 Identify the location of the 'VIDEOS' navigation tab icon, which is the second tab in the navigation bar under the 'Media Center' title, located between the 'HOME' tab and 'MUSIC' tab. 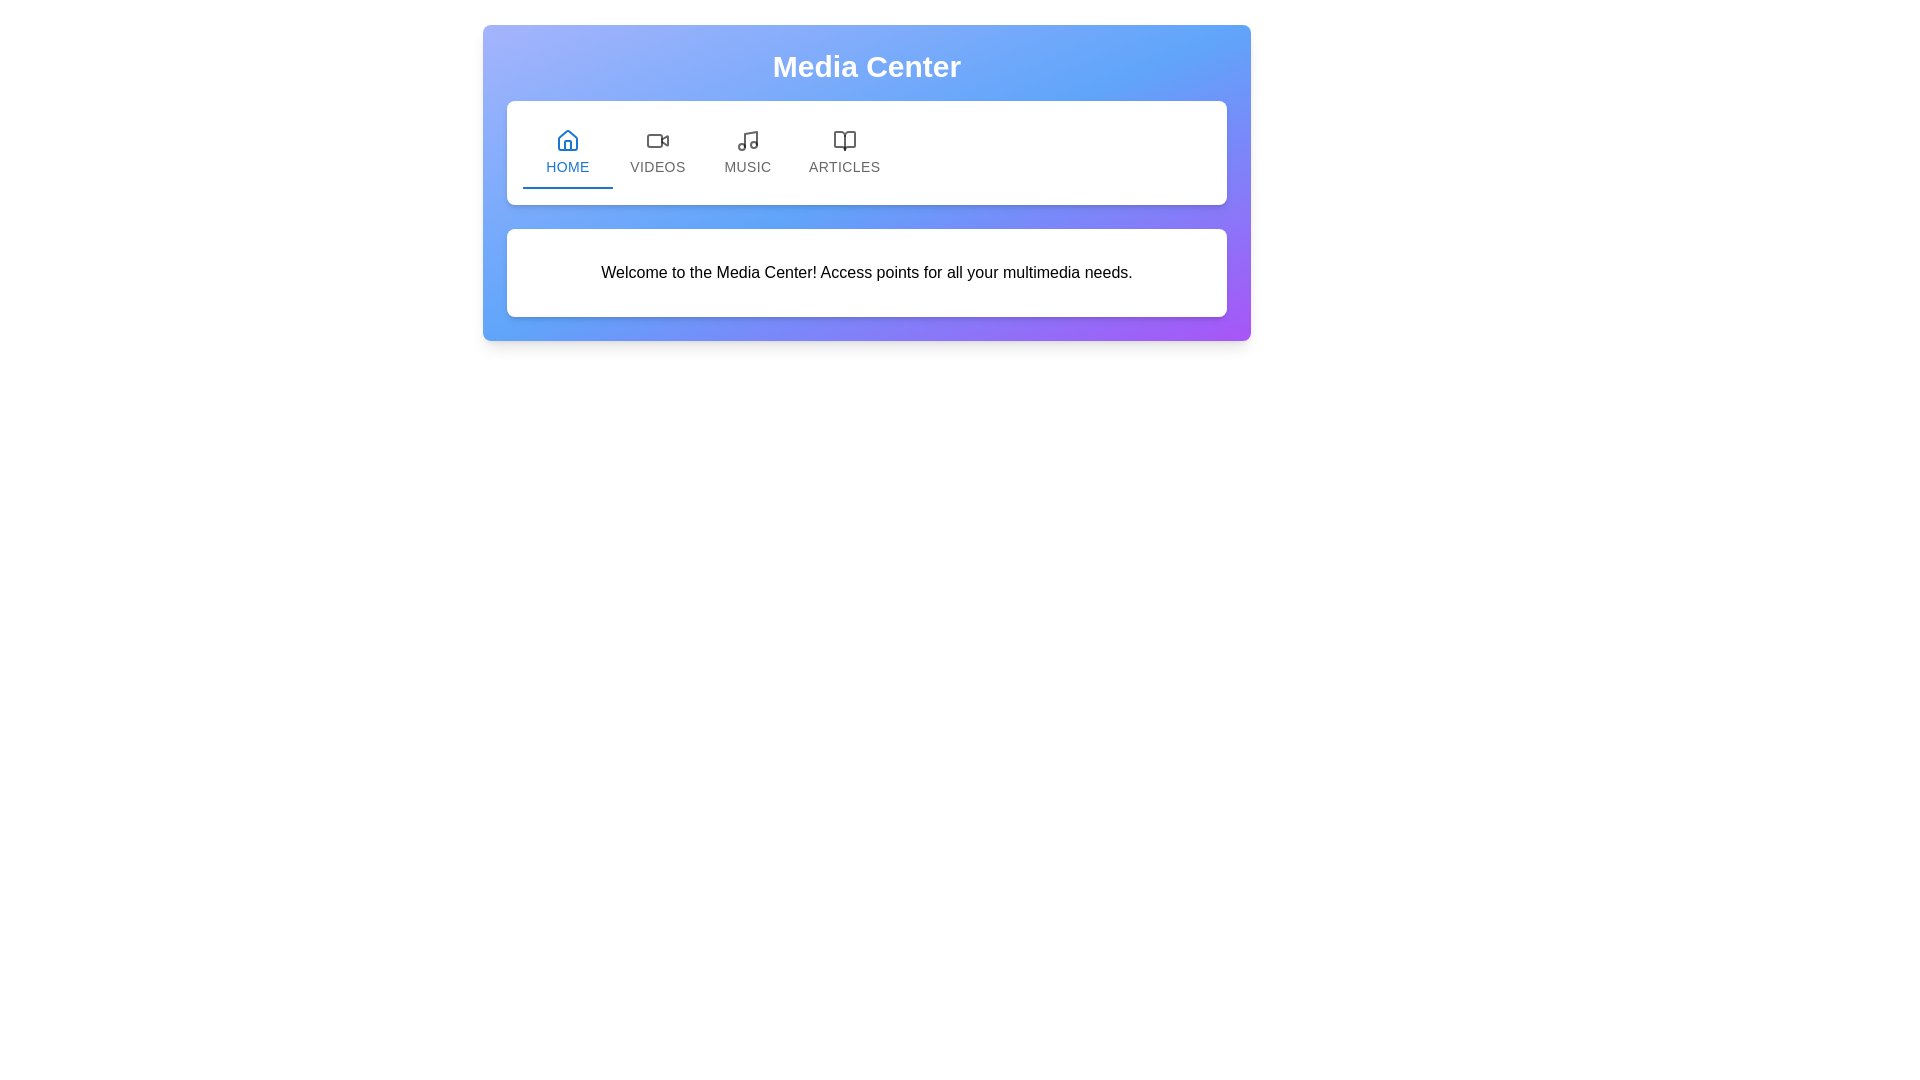
(665, 140).